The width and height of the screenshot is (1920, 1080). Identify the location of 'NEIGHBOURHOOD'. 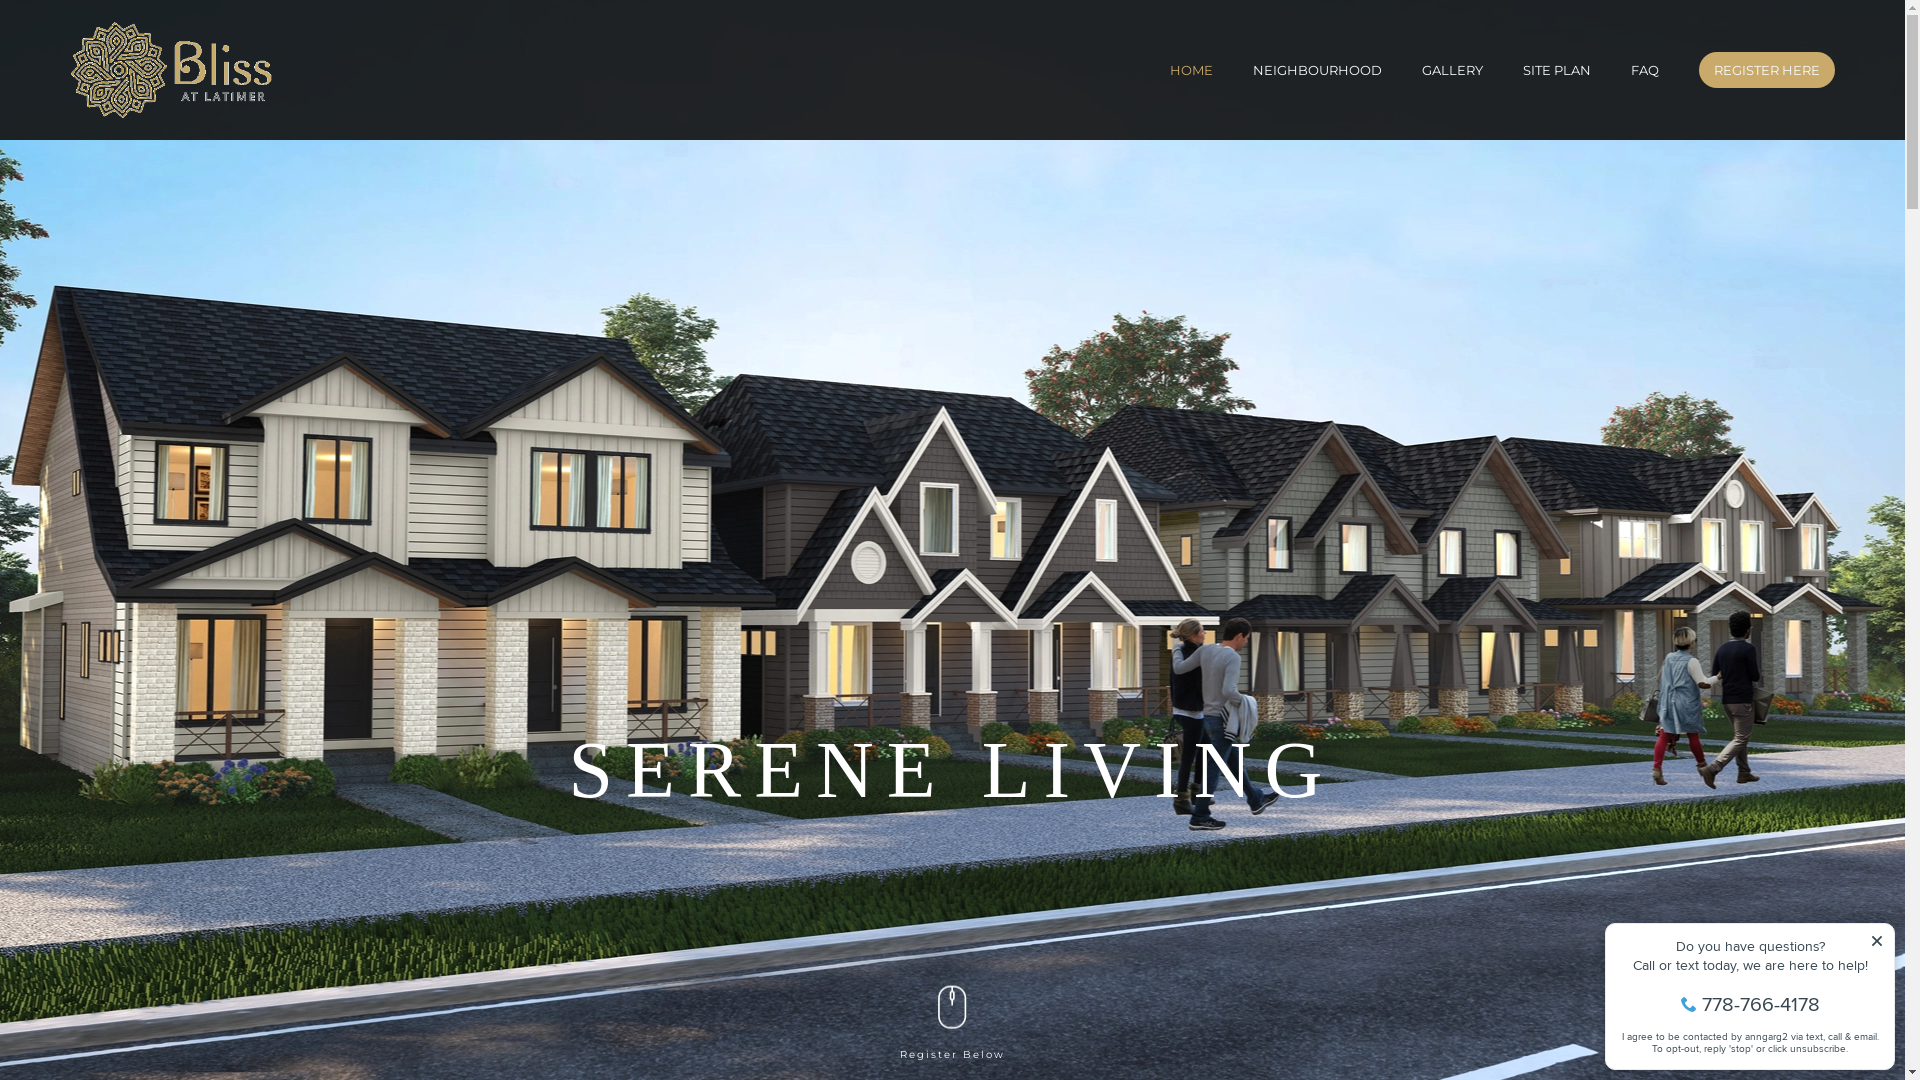
(1317, 68).